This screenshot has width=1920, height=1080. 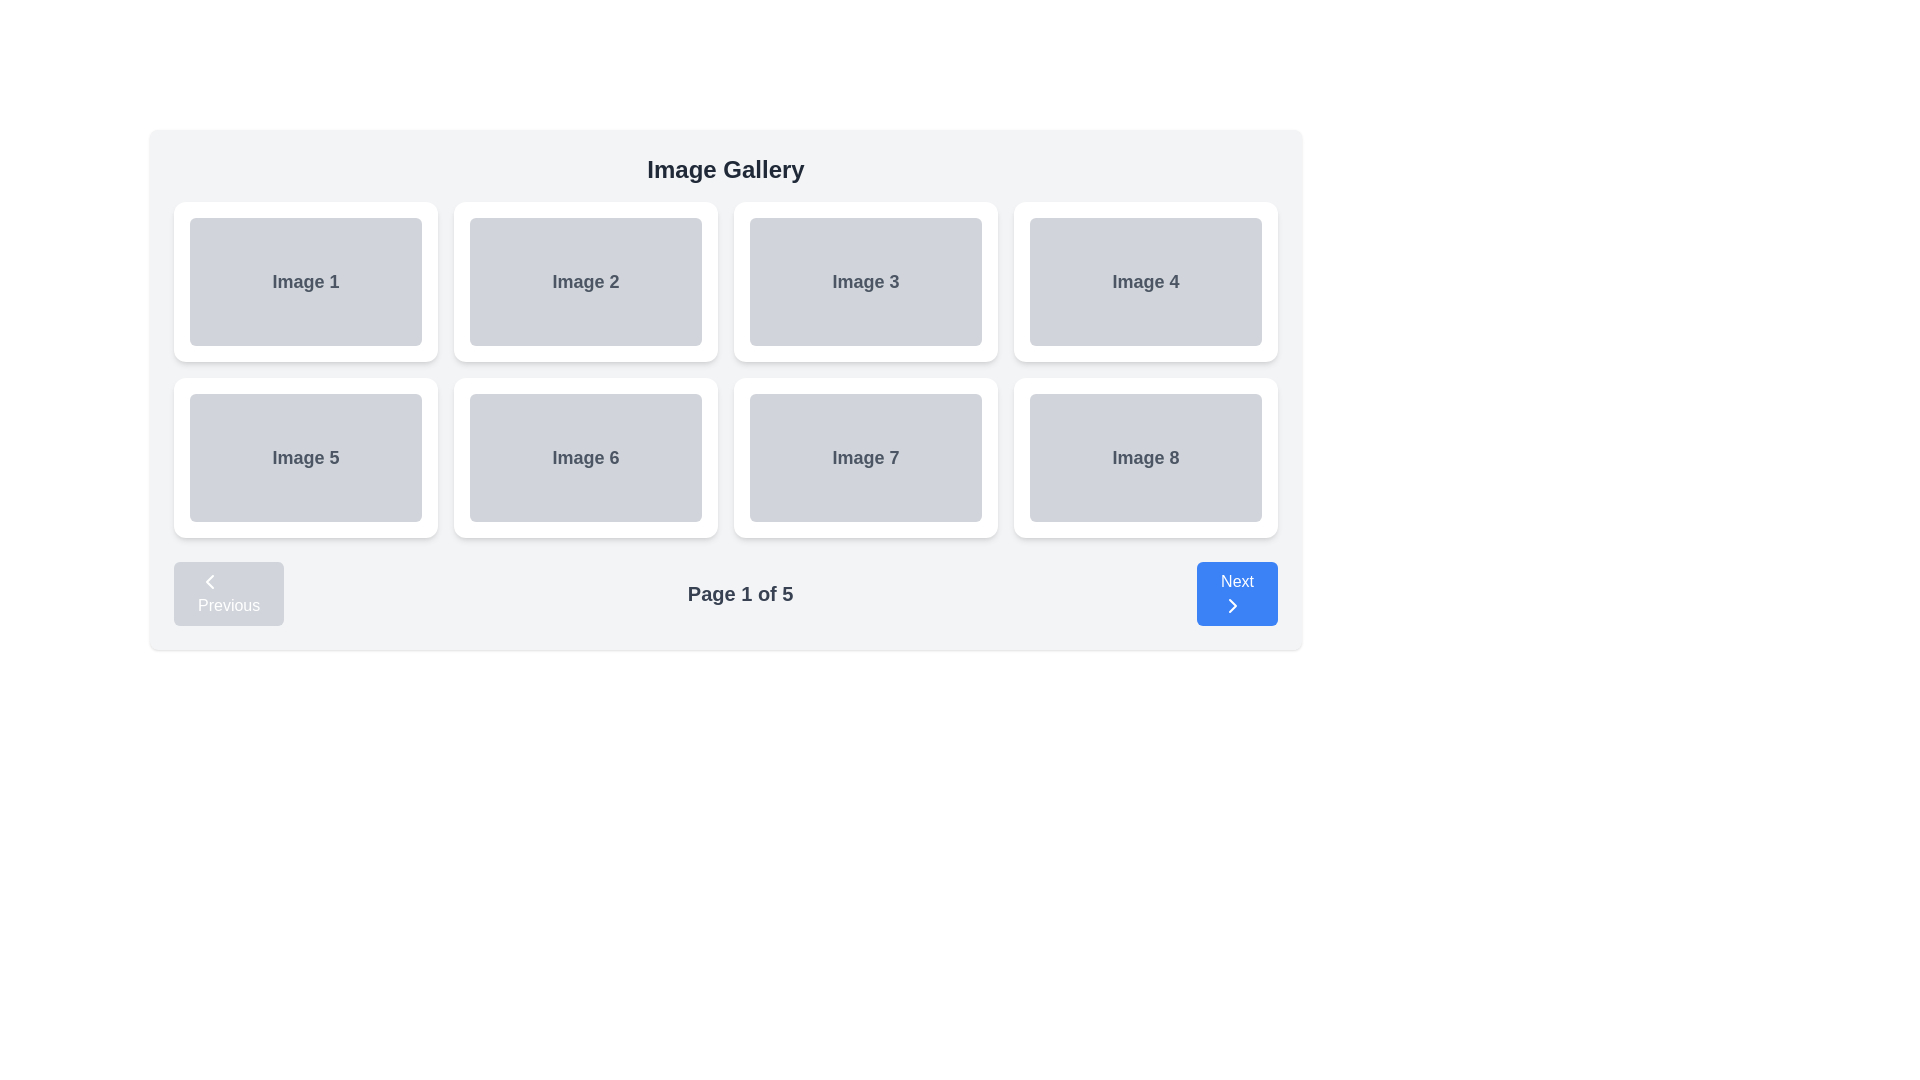 What do you see at coordinates (305, 281) in the screenshot?
I see `the text label that contains 'Image 1', which is styled in bold gray font and centered in a light gray rectangular box within the 'Image Gallery' grid layout` at bounding box center [305, 281].